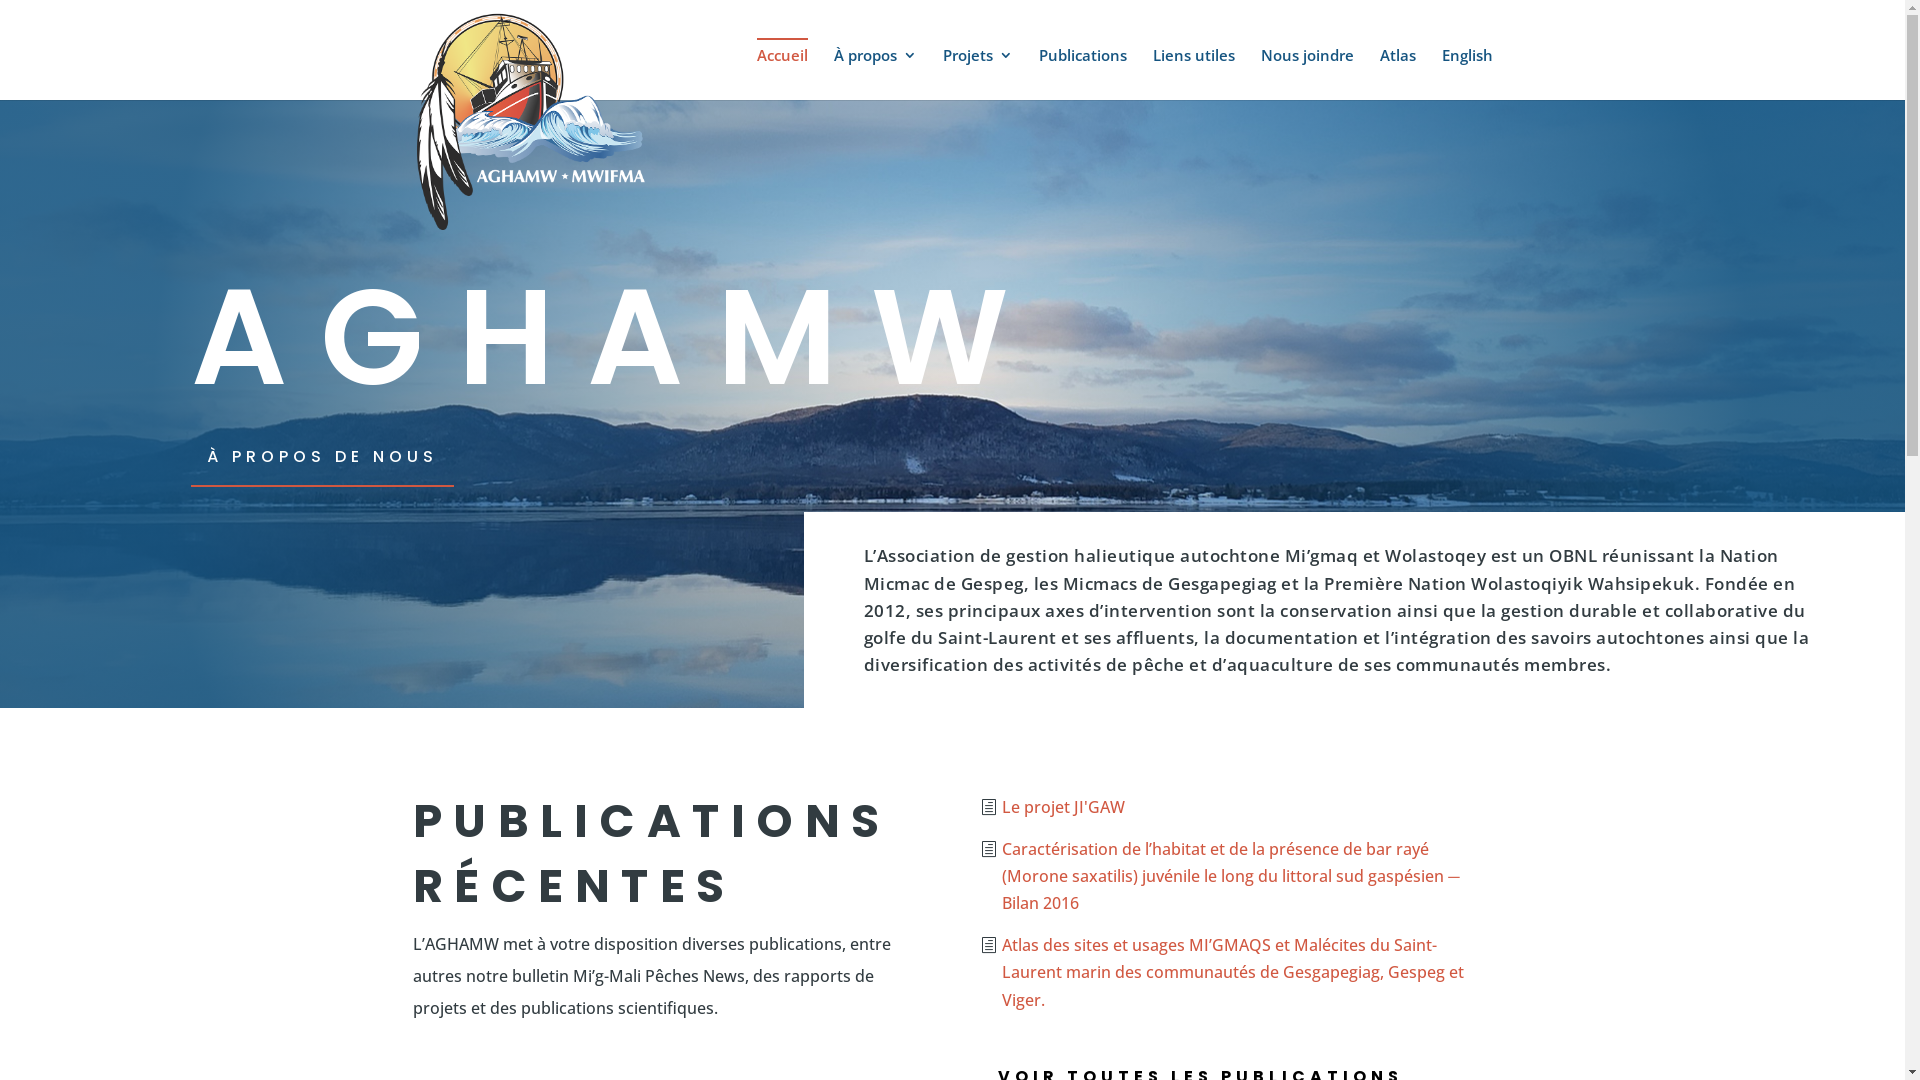 The height and width of the screenshot is (1080, 1920). What do you see at coordinates (1396, 72) in the screenshot?
I see `'Atlas'` at bounding box center [1396, 72].